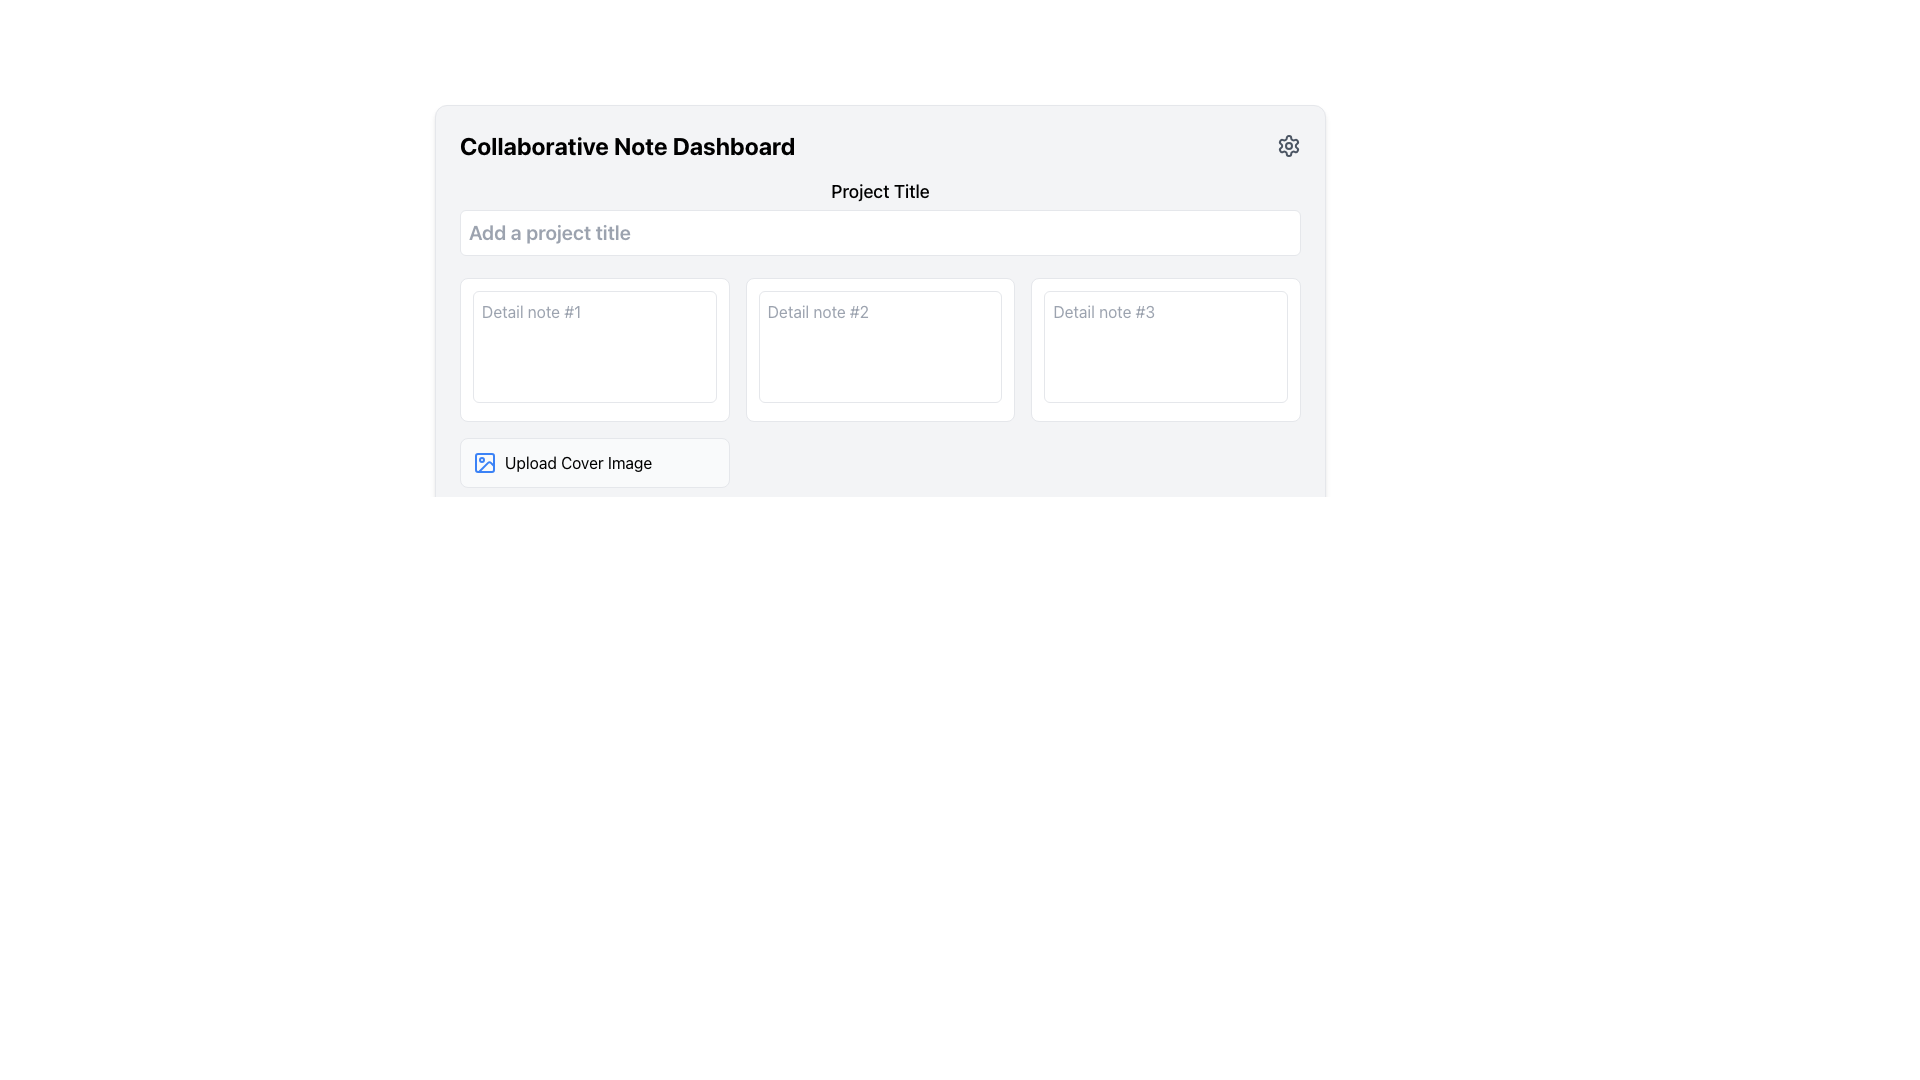  What do you see at coordinates (484, 462) in the screenshot?
I see `the square with rounded corners that is part of the picture or photo icon, located on the left side of the 'Upload Cover Image' button` at bounding box center [484, 462].